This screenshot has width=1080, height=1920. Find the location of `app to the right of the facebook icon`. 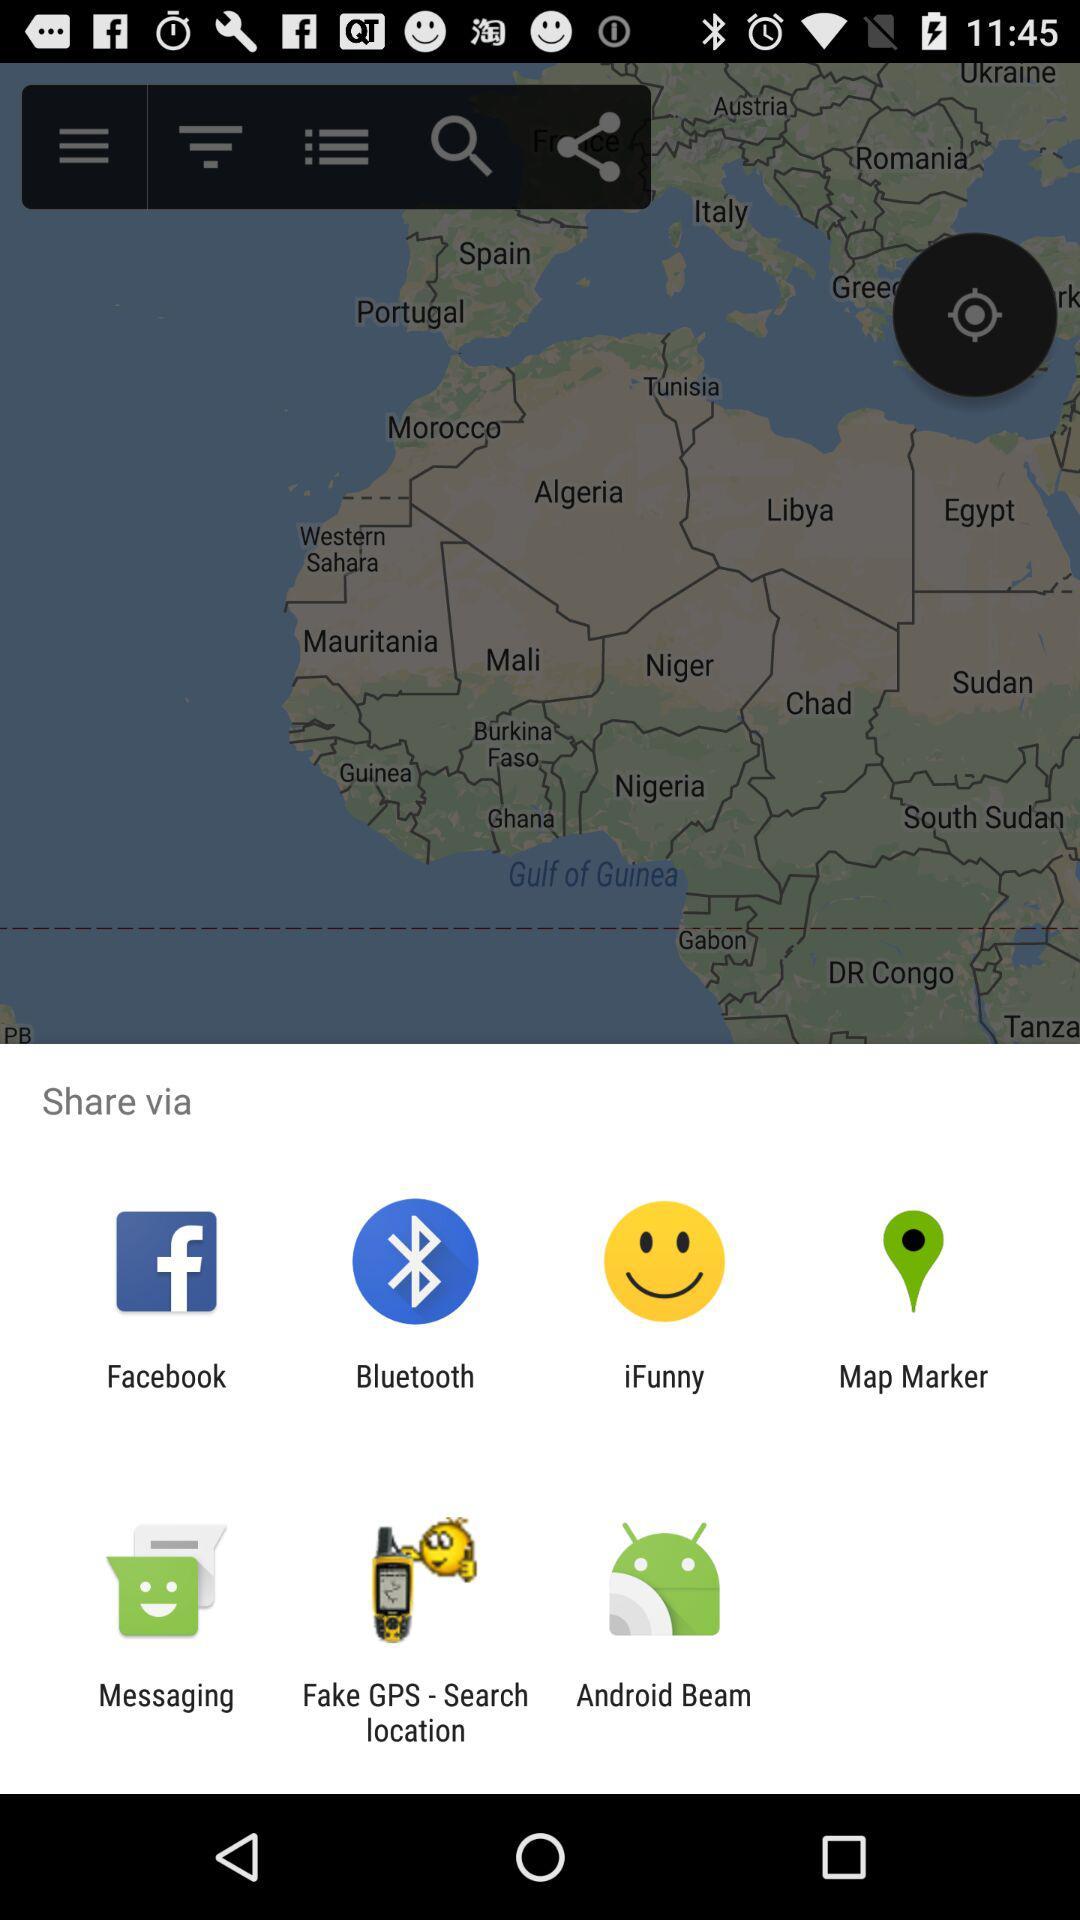

app to the right of the facebook icon is located at coordinates (414, 1392).